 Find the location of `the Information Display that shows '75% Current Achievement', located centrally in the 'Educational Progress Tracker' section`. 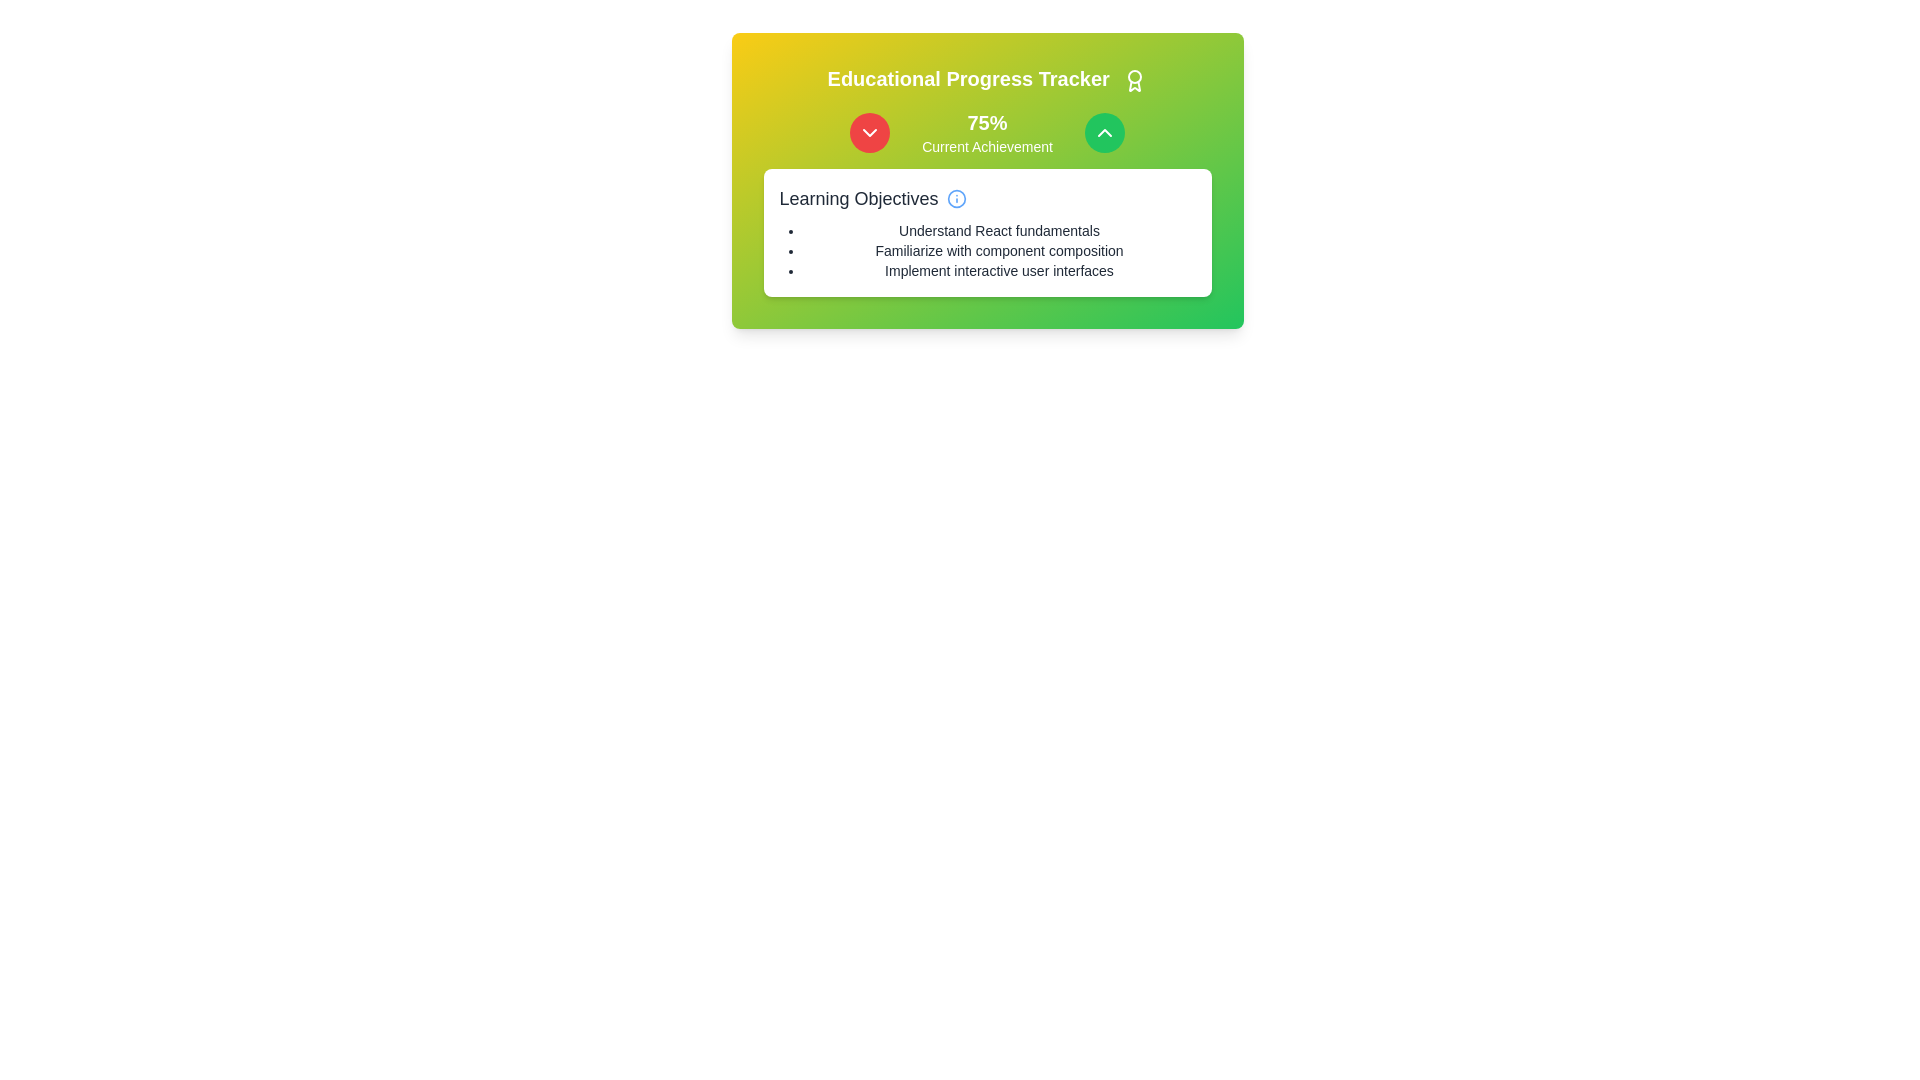

the Information Display that shows '75% Current Achievement', located centrally in the 'Educational Progress Tracker' section is located at coordinates (987, 132).